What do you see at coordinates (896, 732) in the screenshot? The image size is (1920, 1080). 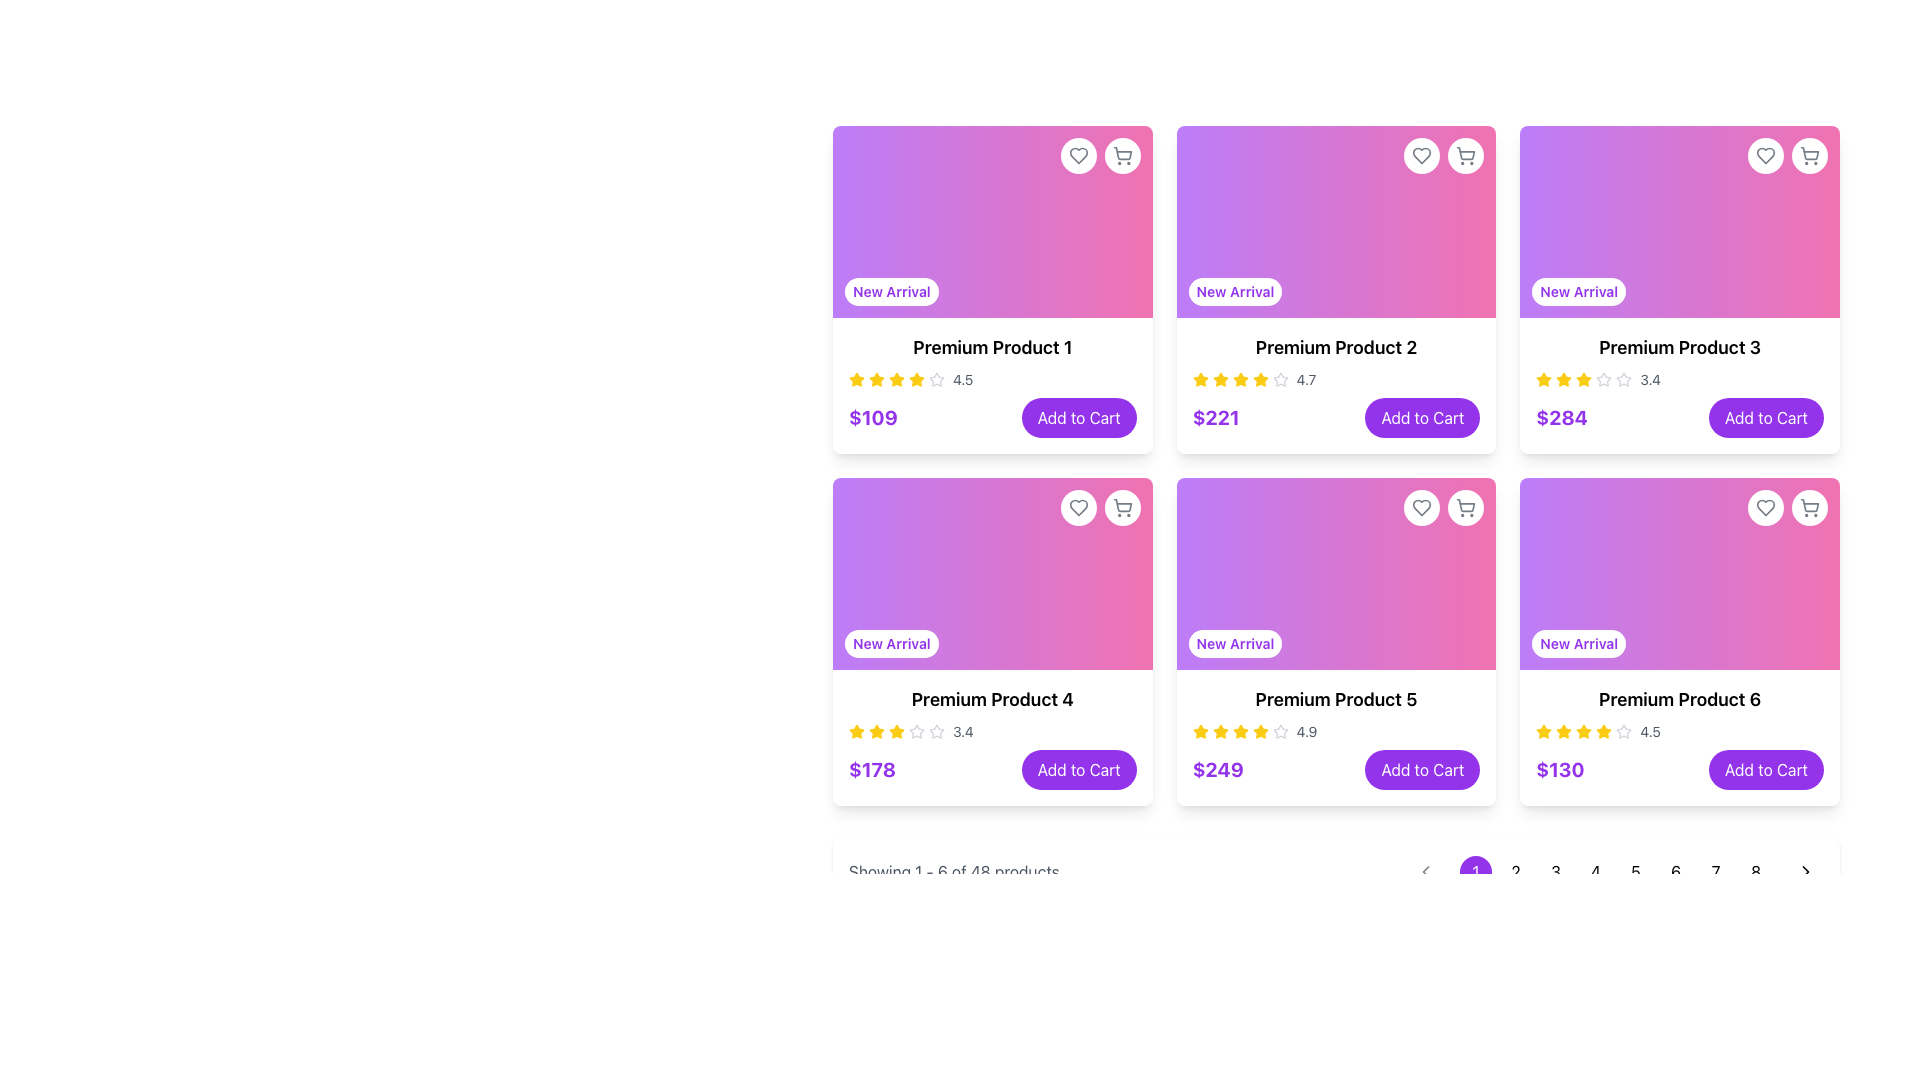 I see `the fourth star icon in the rating row of the 'Premium Product 4' section, which visually represents a rating of 3.4` at bounding box center [896, 732].